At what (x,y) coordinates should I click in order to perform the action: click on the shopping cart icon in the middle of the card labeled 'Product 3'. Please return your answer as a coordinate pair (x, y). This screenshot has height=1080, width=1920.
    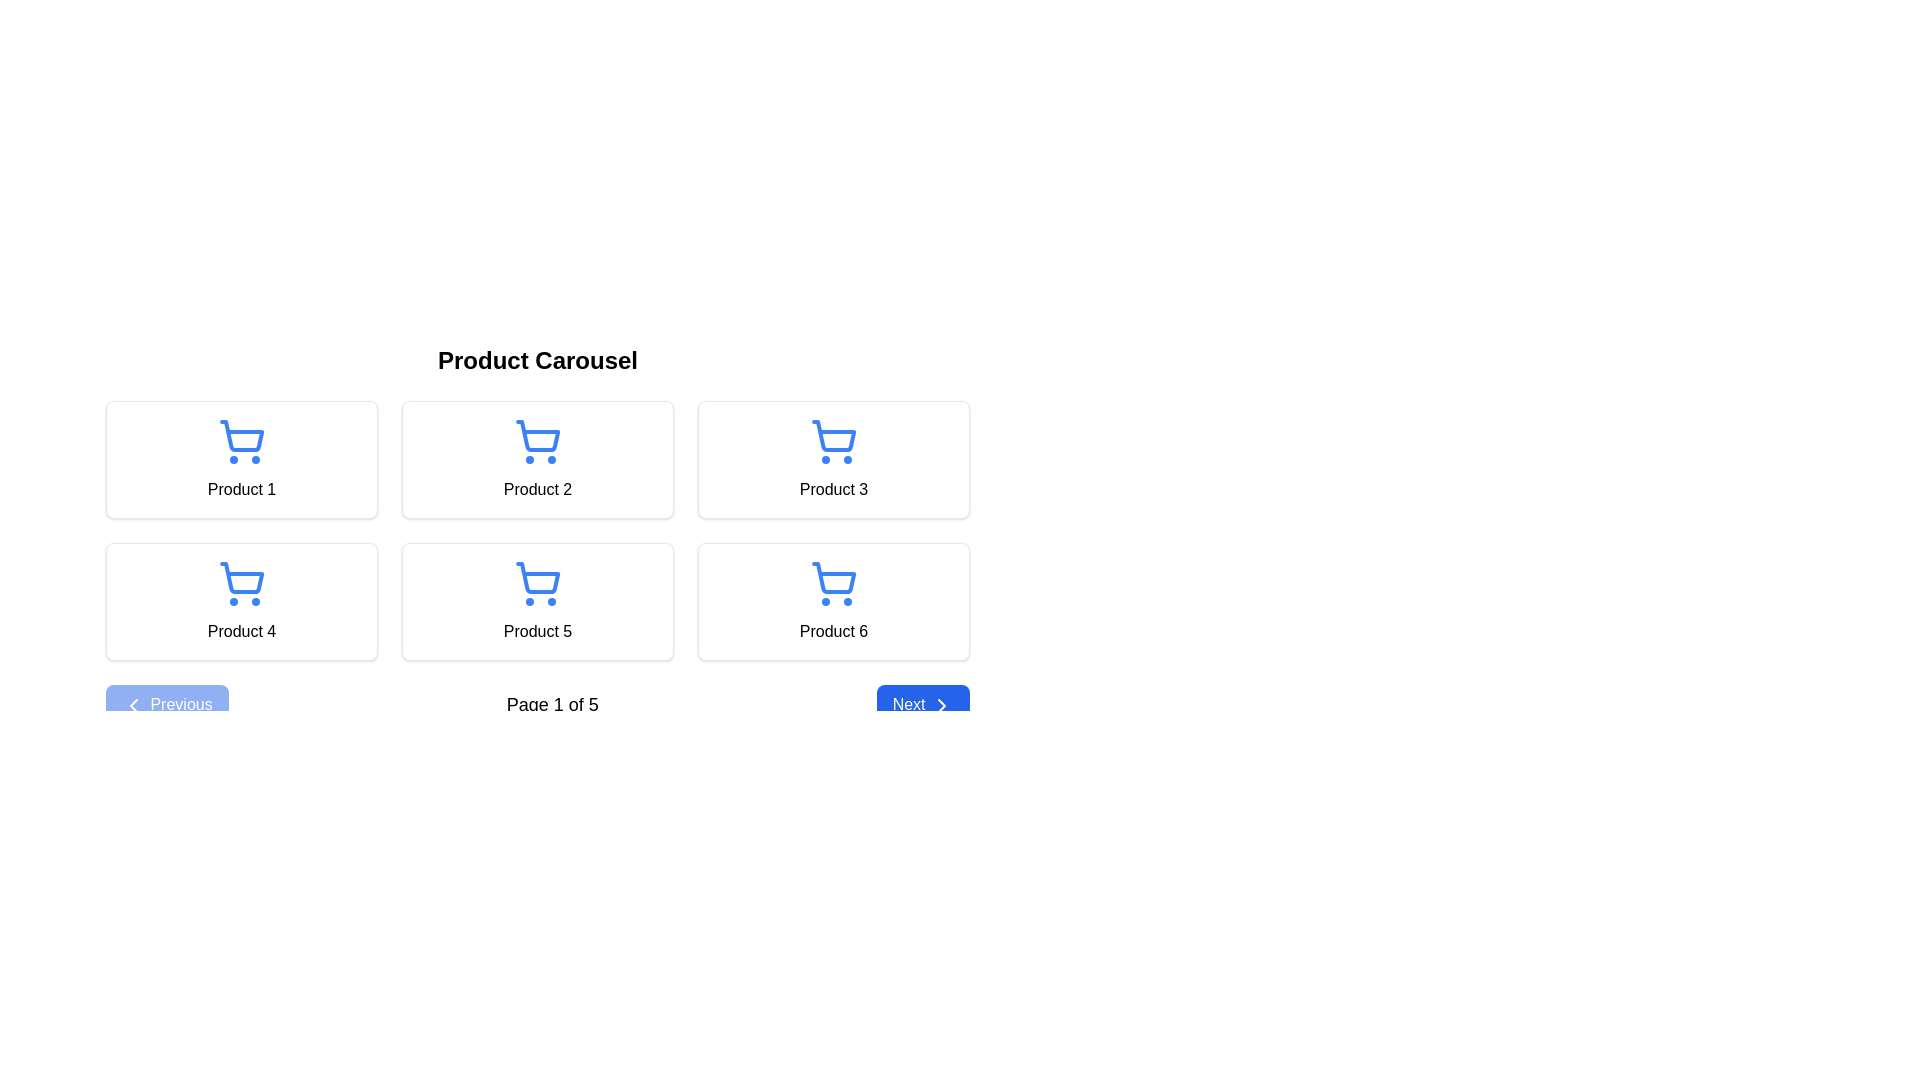
    Looking at the image, I should click on (834, 435).